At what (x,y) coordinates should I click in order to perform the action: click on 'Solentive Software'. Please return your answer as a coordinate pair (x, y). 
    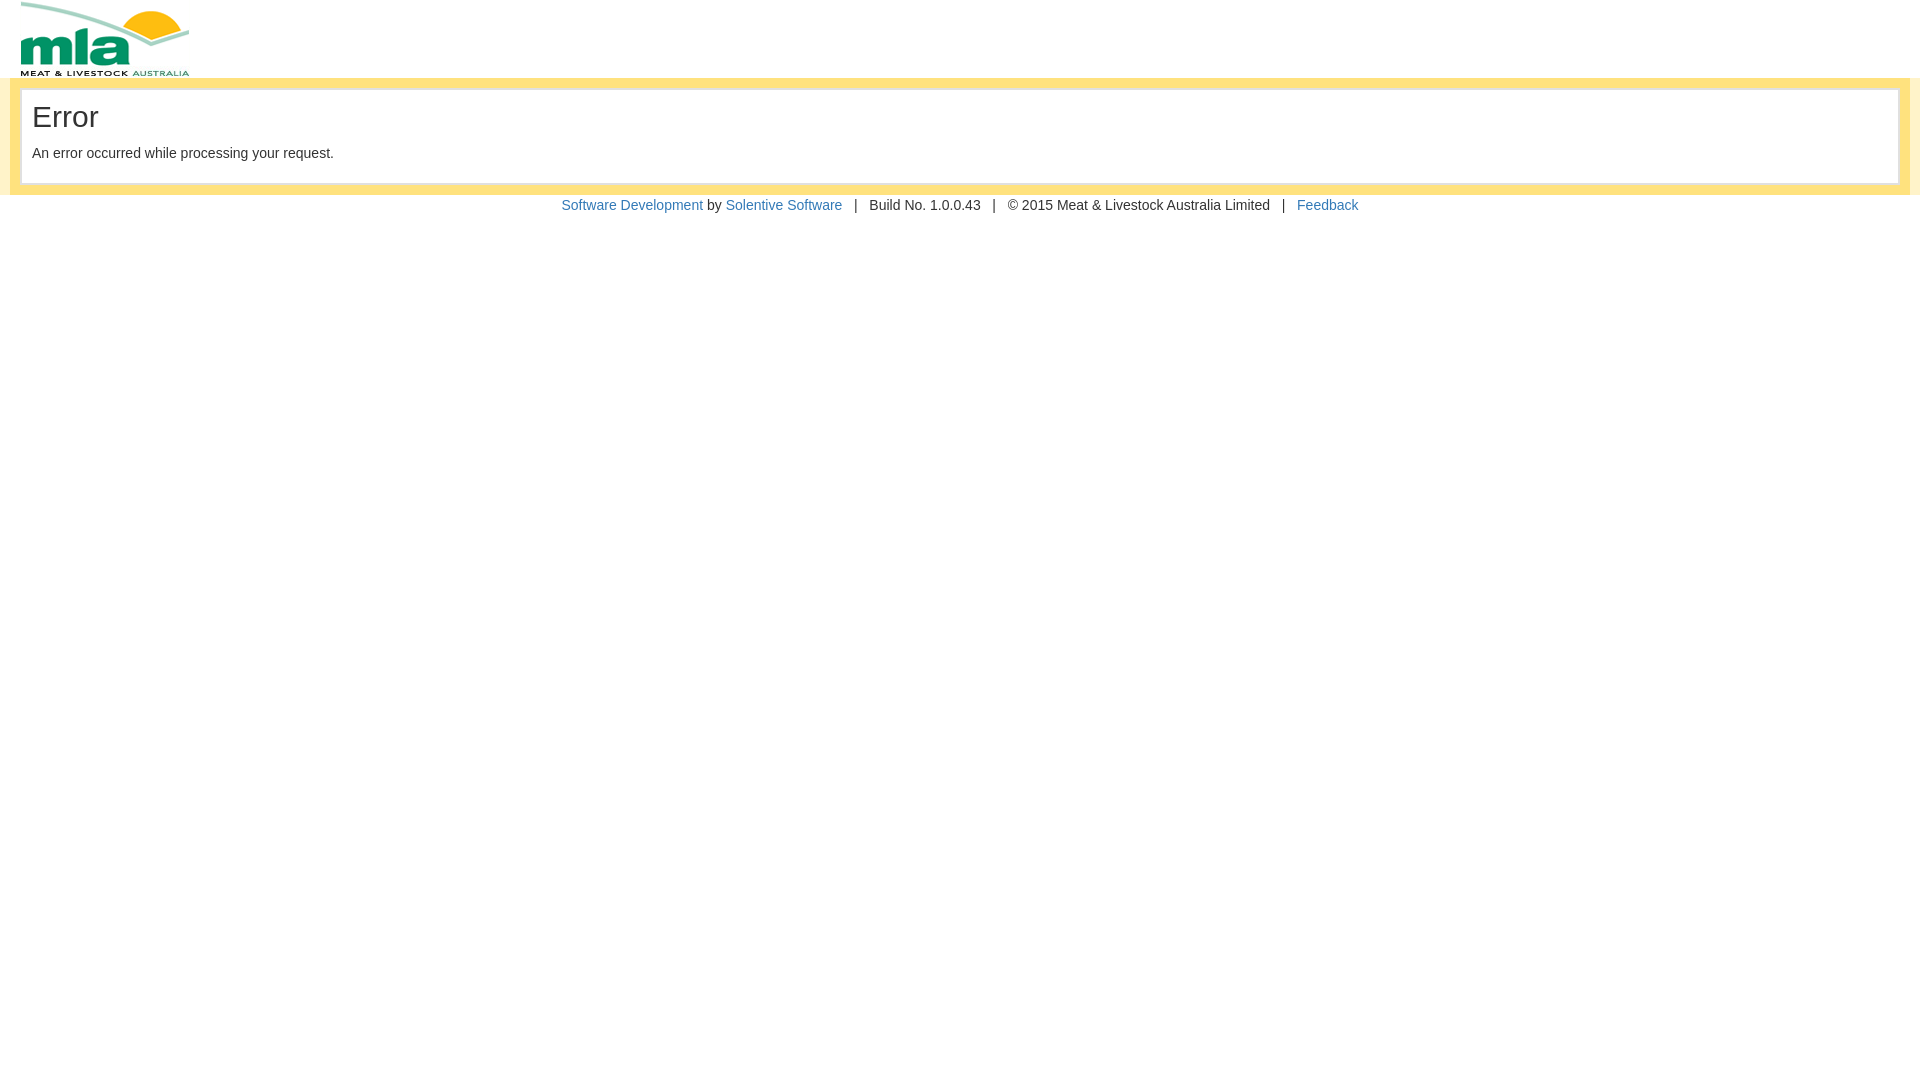
    Looking at the image, I should click on (783, 204).